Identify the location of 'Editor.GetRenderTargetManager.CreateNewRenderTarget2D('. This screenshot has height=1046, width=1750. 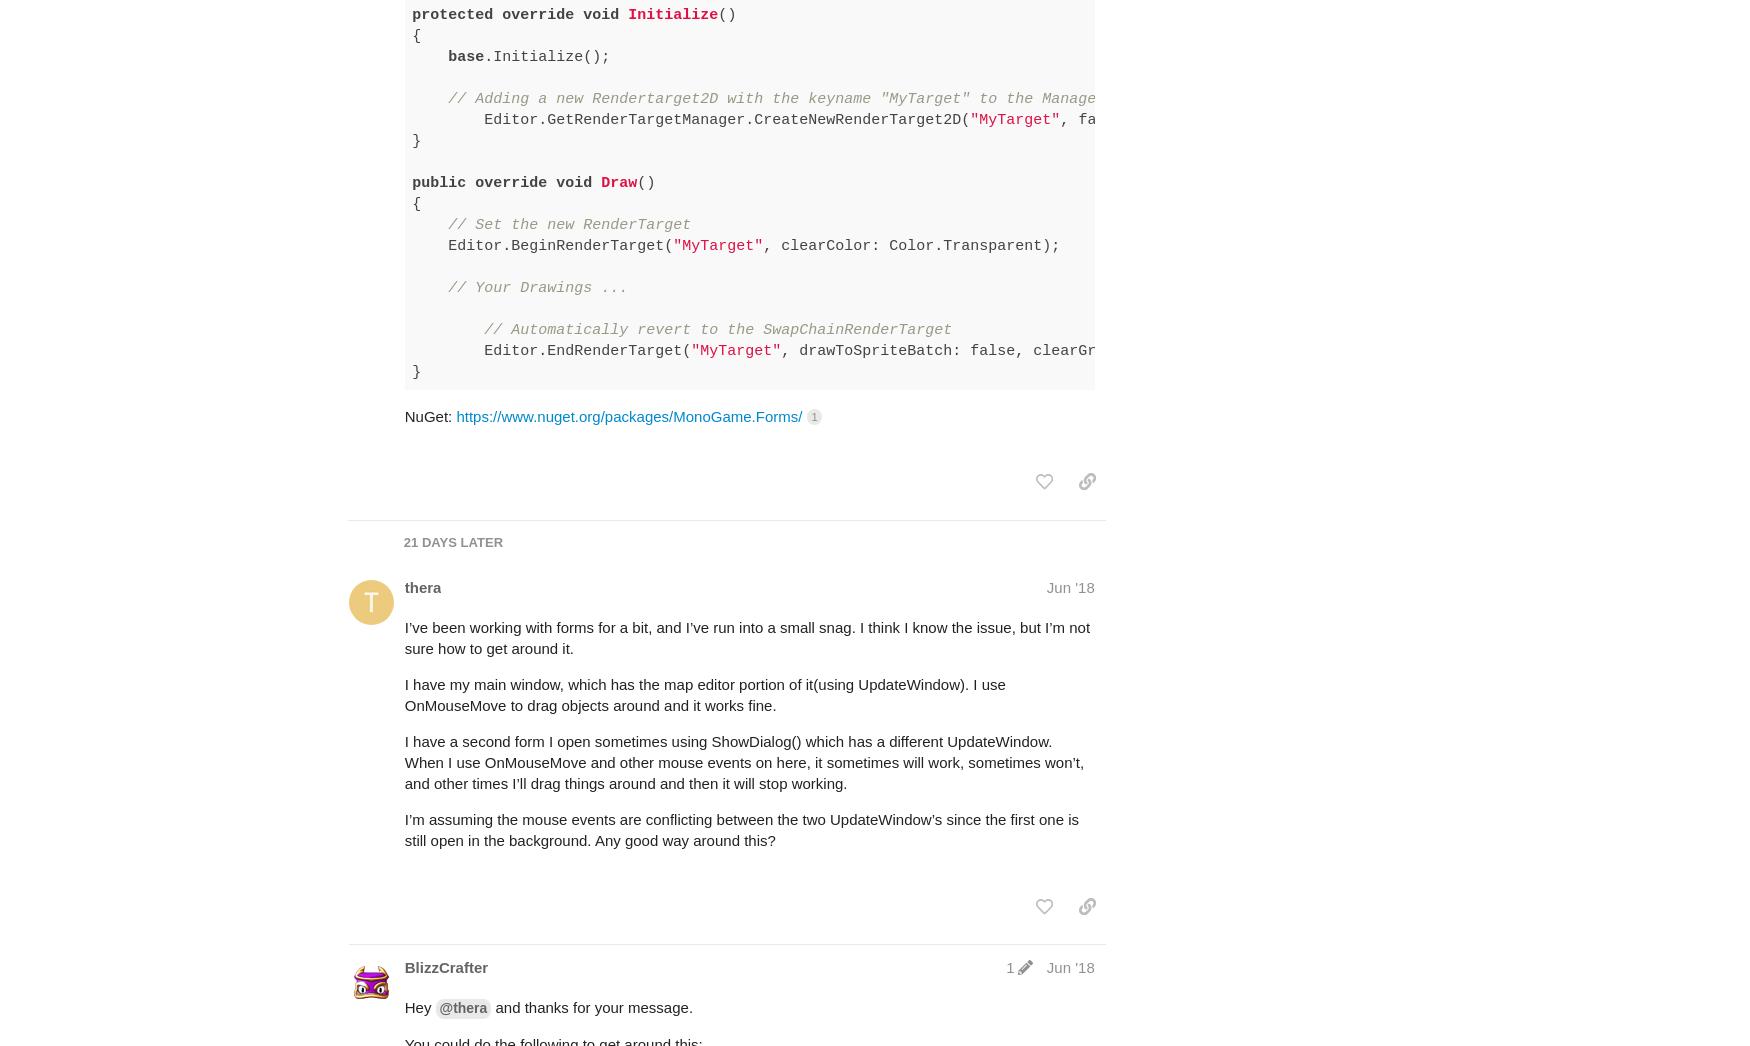
(691, 40).